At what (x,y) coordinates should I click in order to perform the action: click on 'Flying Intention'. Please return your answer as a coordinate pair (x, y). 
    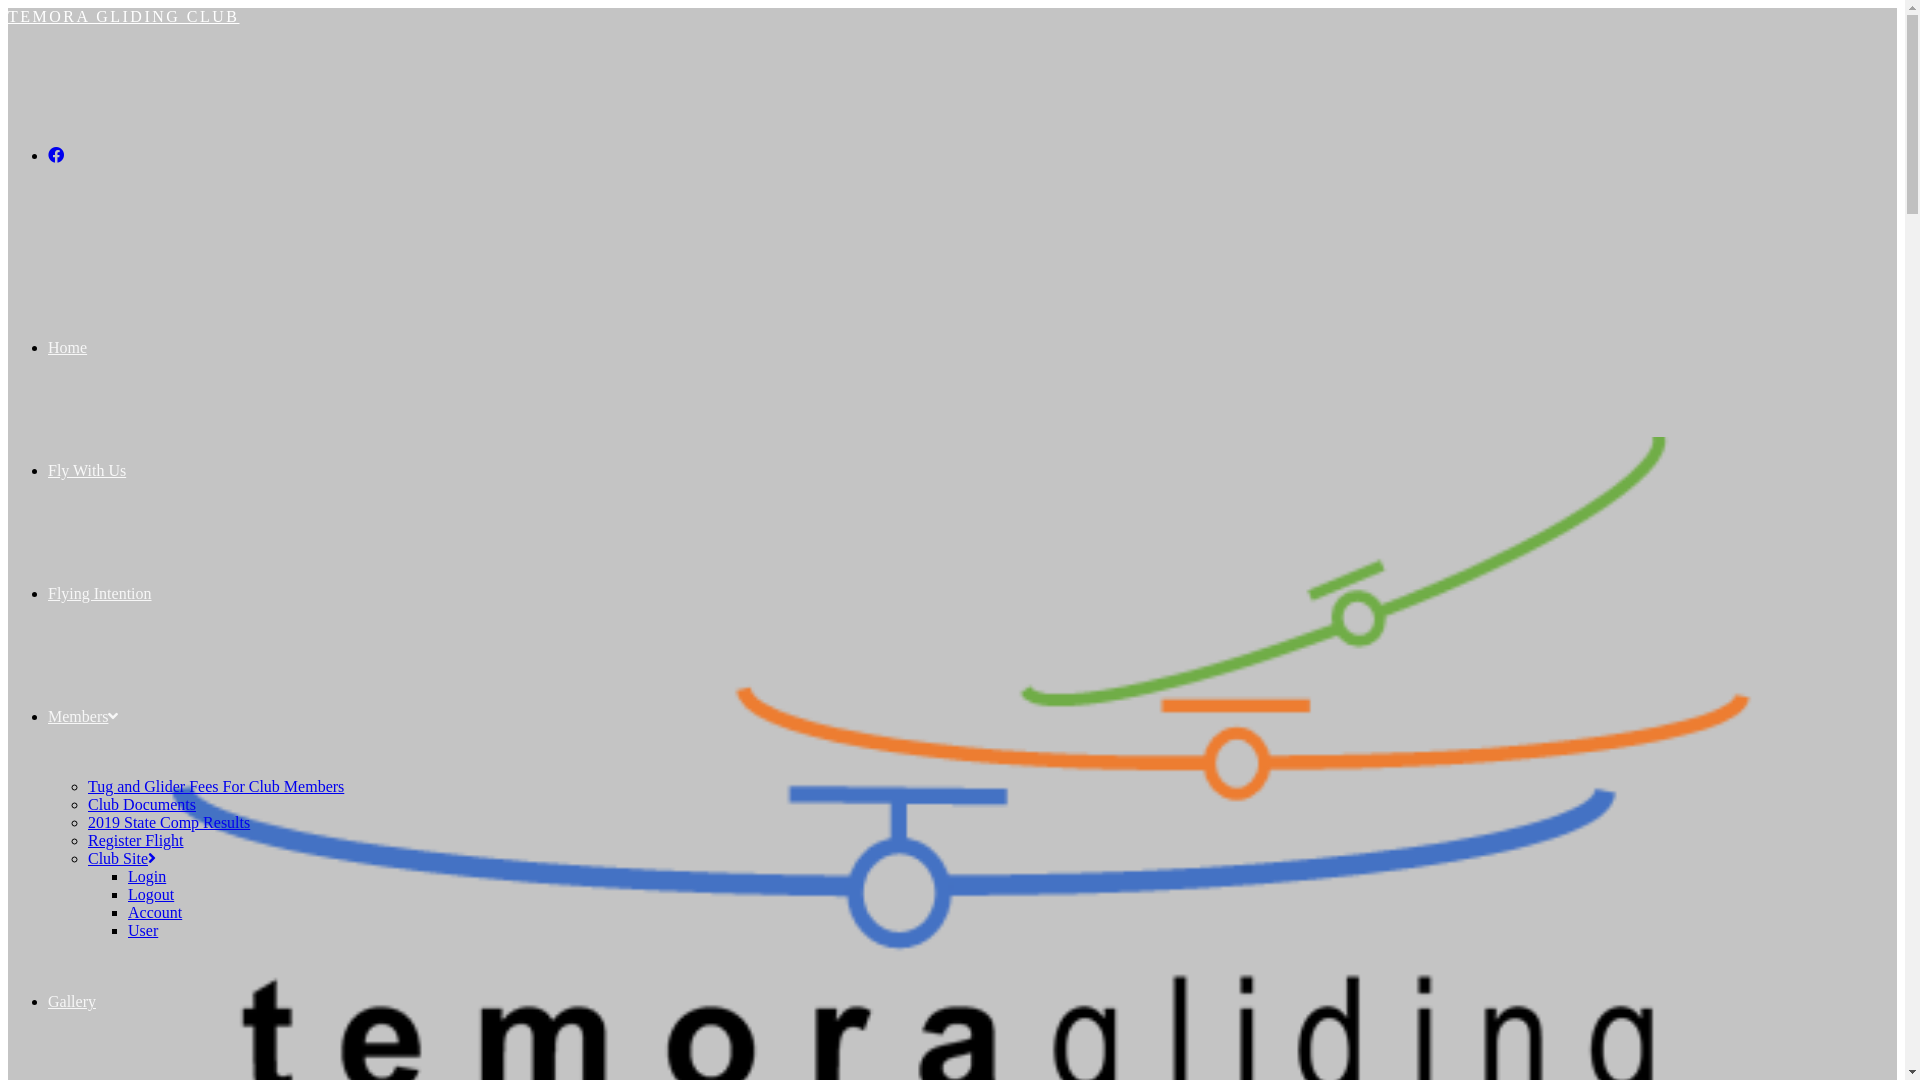
    Looking at the image, I should click on (99, 592).